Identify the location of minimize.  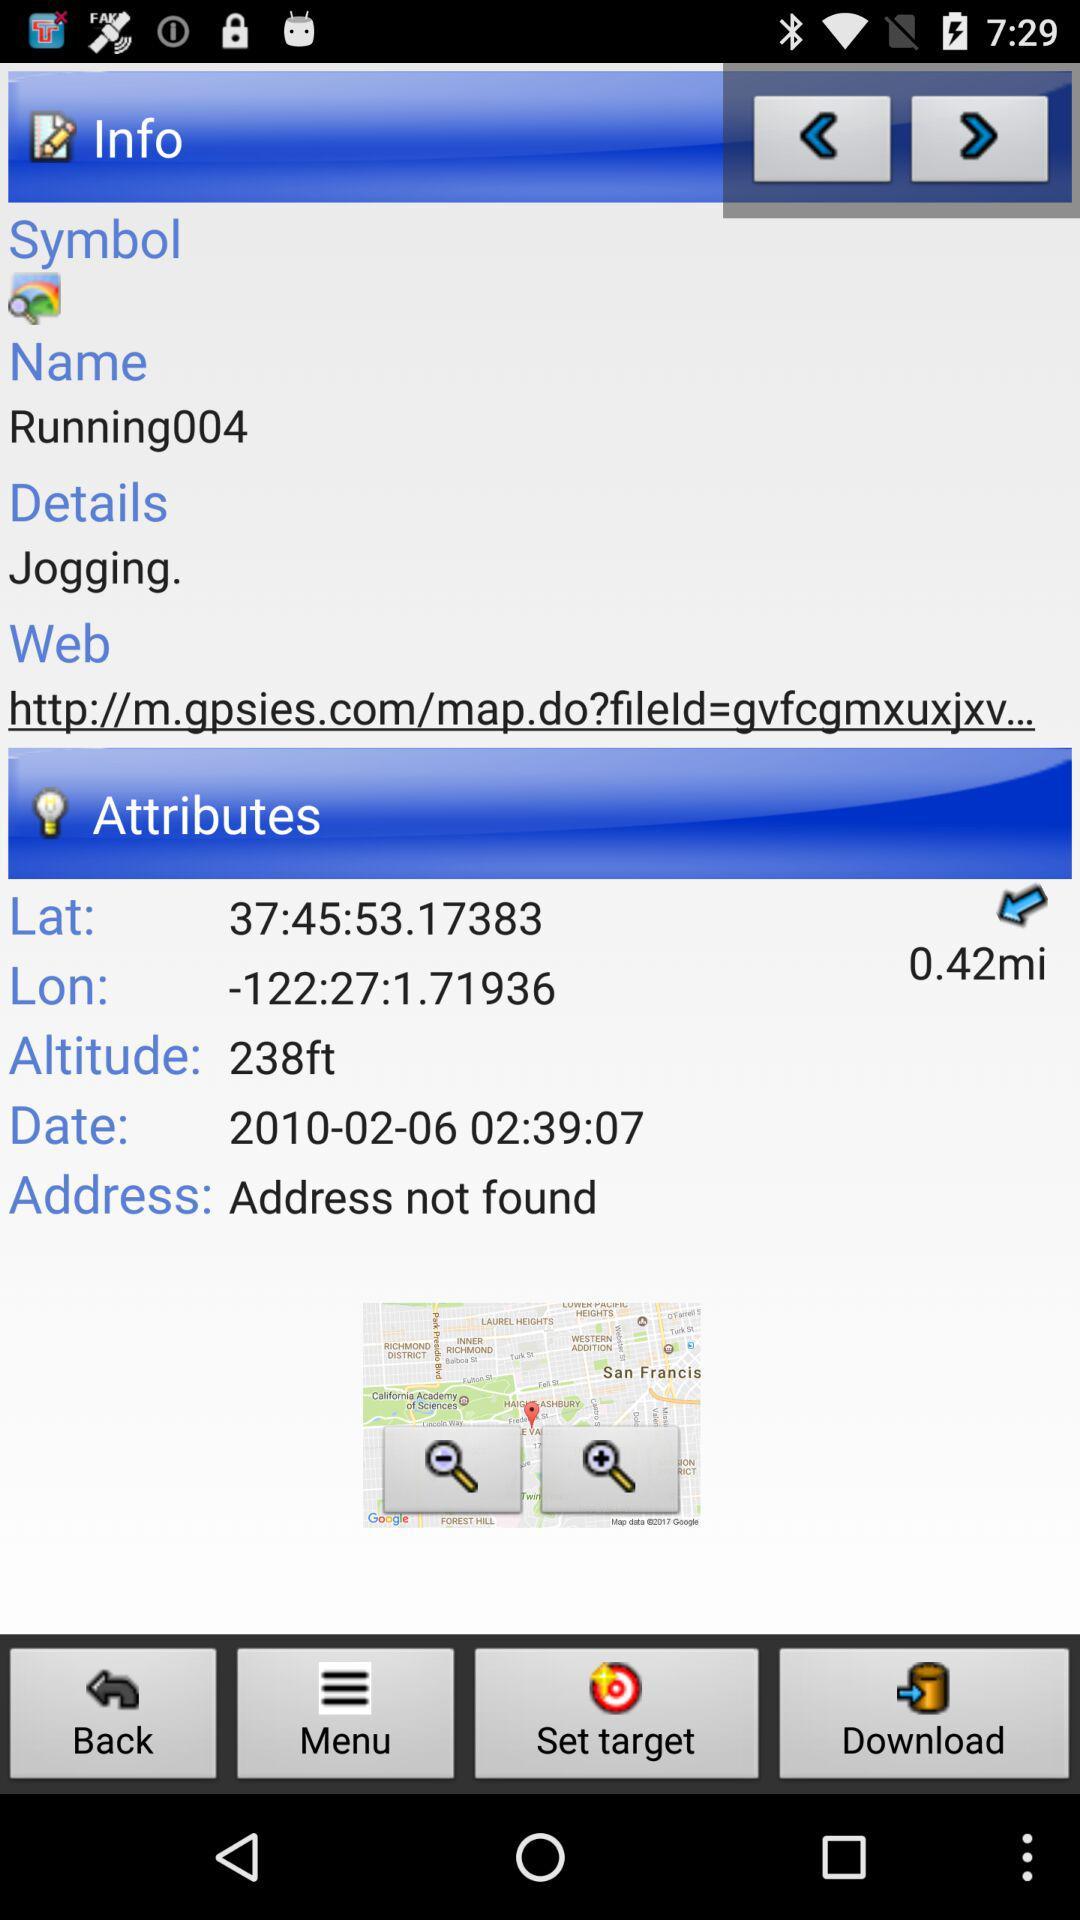
(452, 1475).